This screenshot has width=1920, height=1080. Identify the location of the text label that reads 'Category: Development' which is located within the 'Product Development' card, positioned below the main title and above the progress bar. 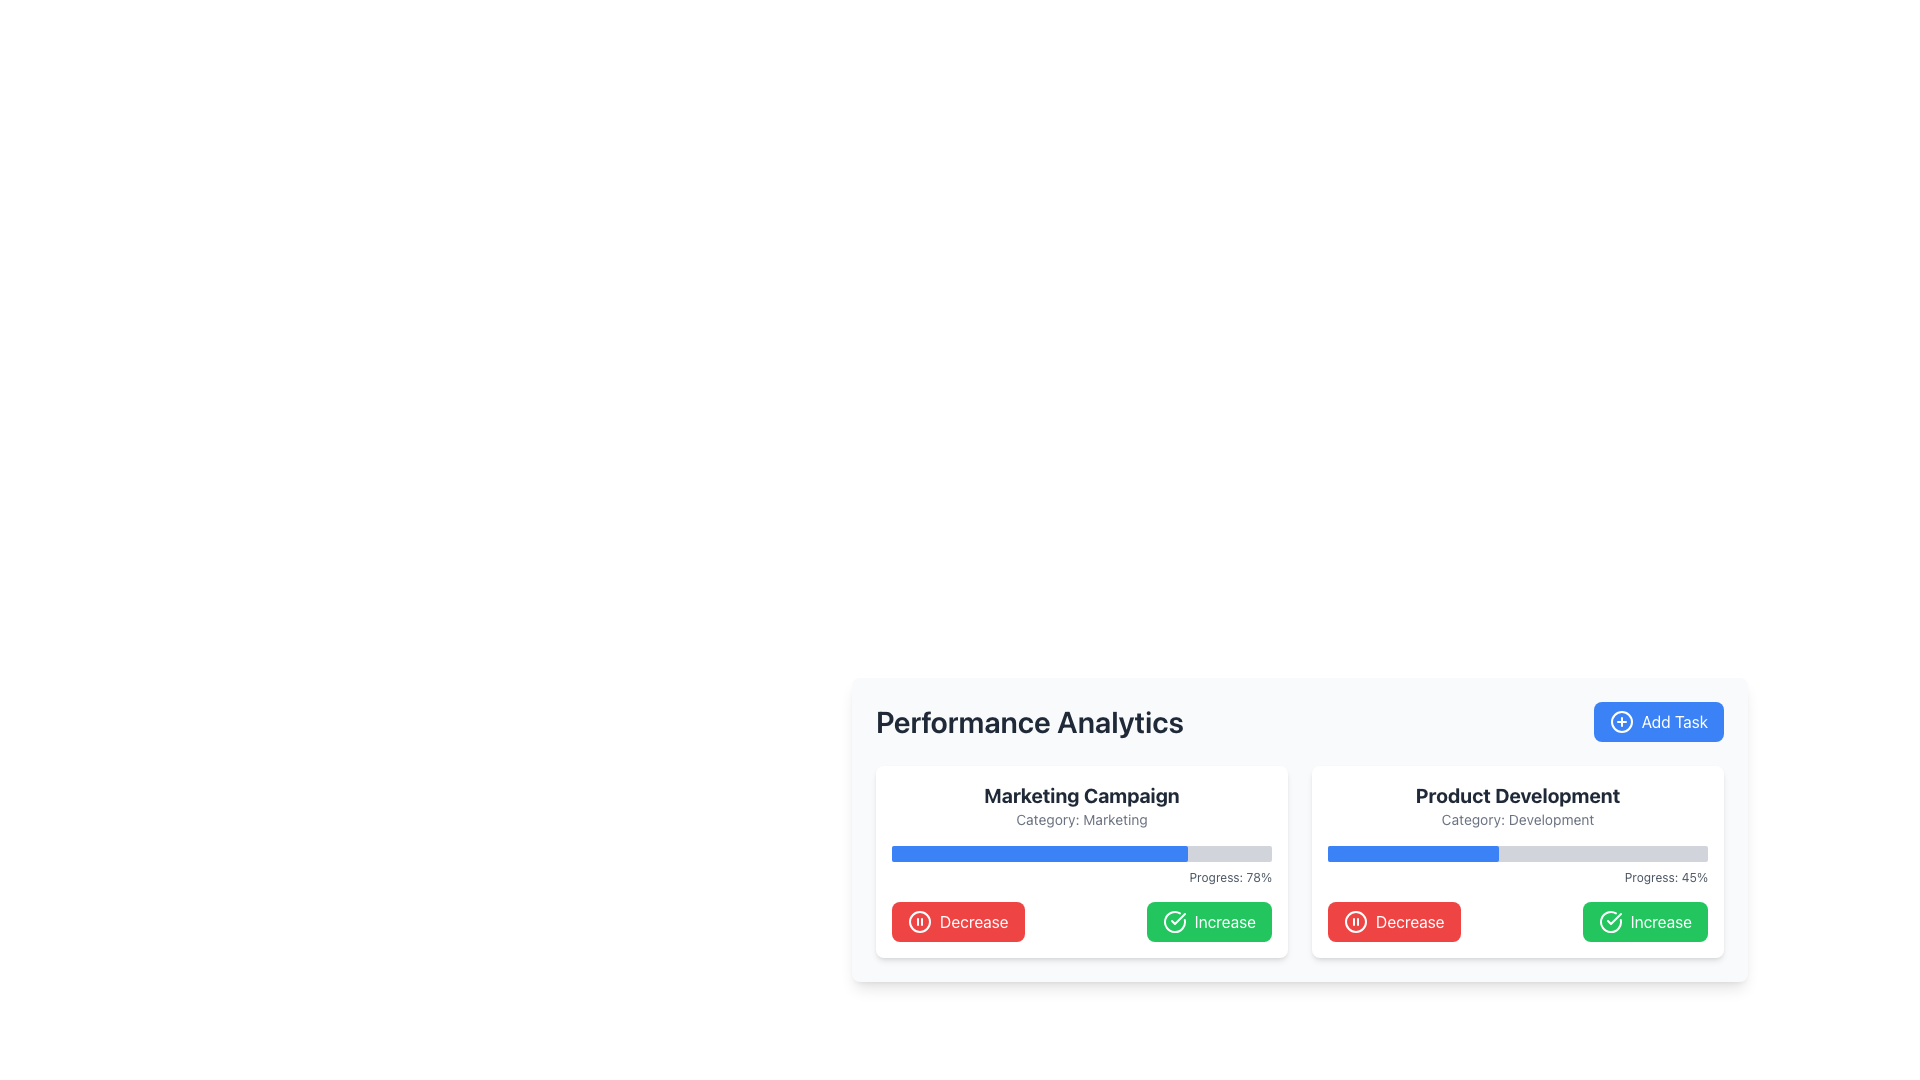
(1517, 820).